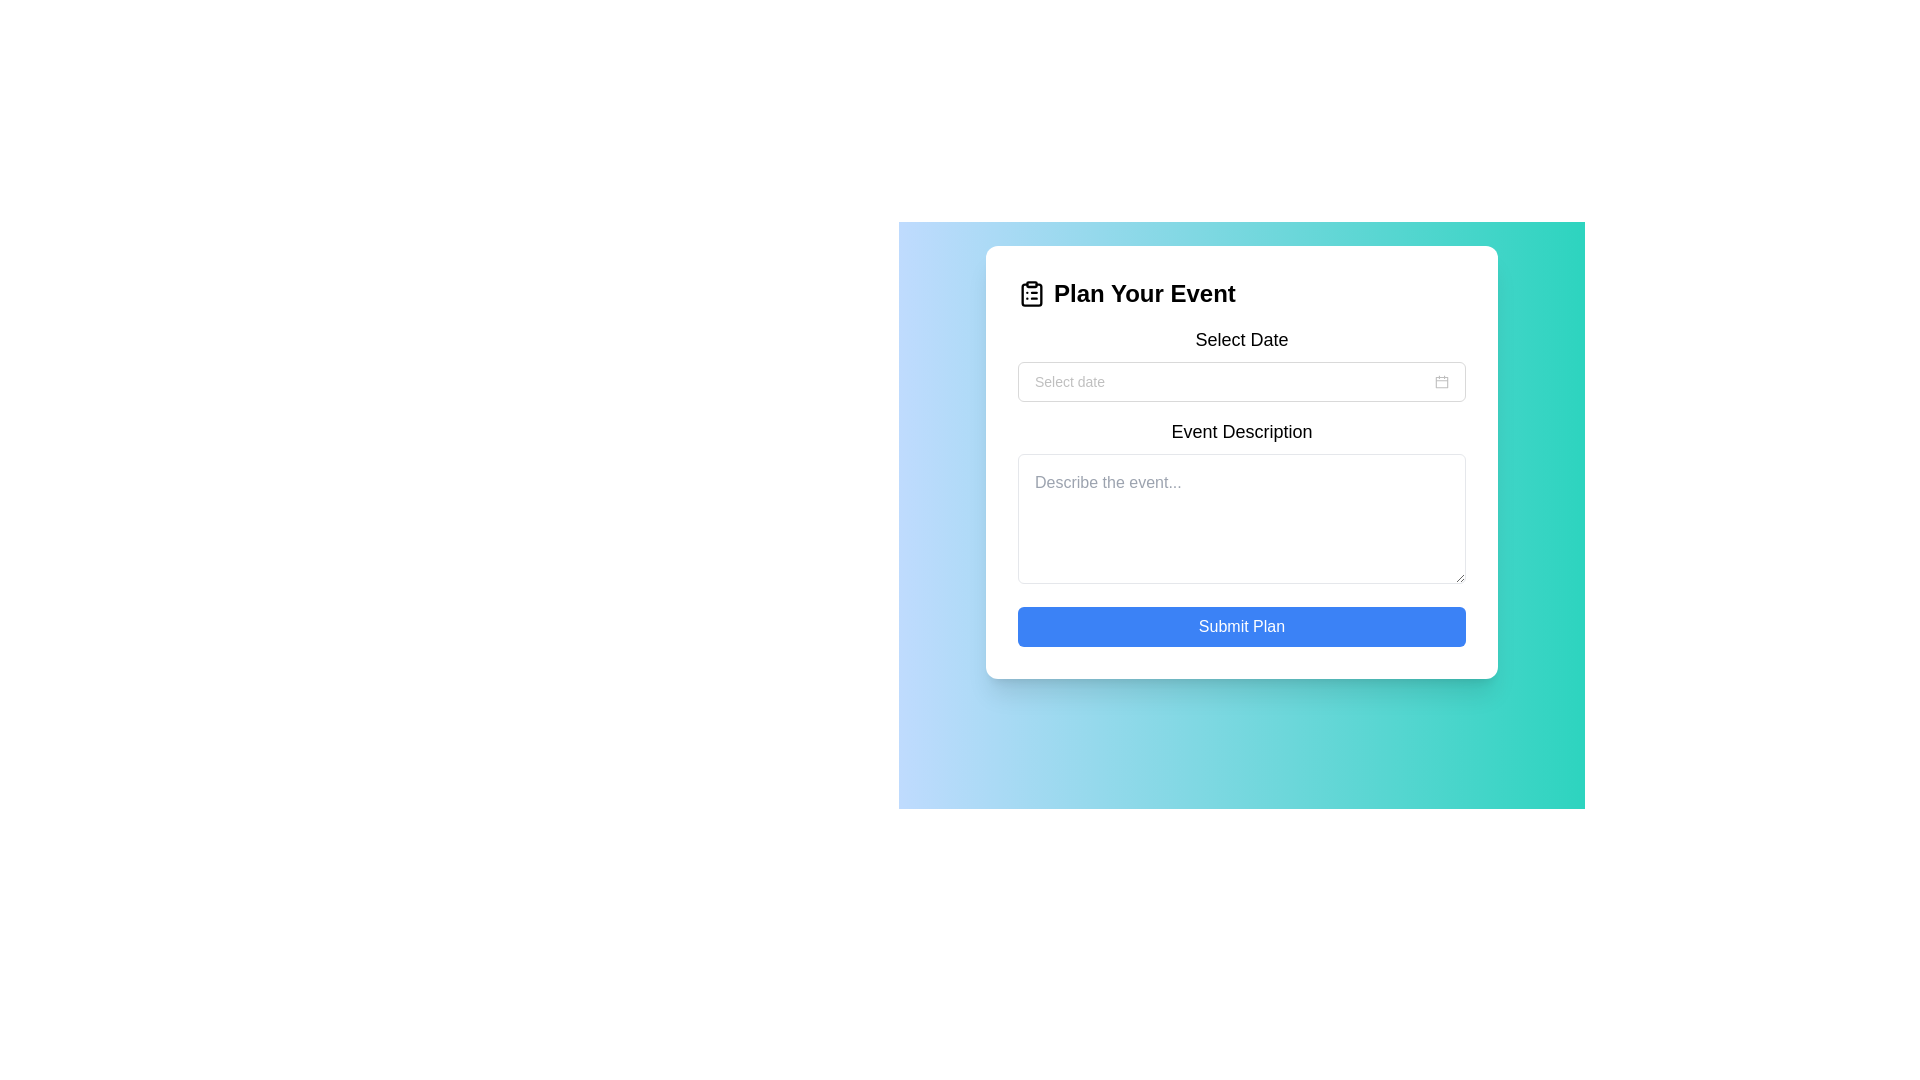 This screenshot has height=1080, width=1920. Describe the element at coordinates (1441, 381) in the screenshot. I see `the calendar icon button located at the right end of the 'Select Date' input field` at that location.